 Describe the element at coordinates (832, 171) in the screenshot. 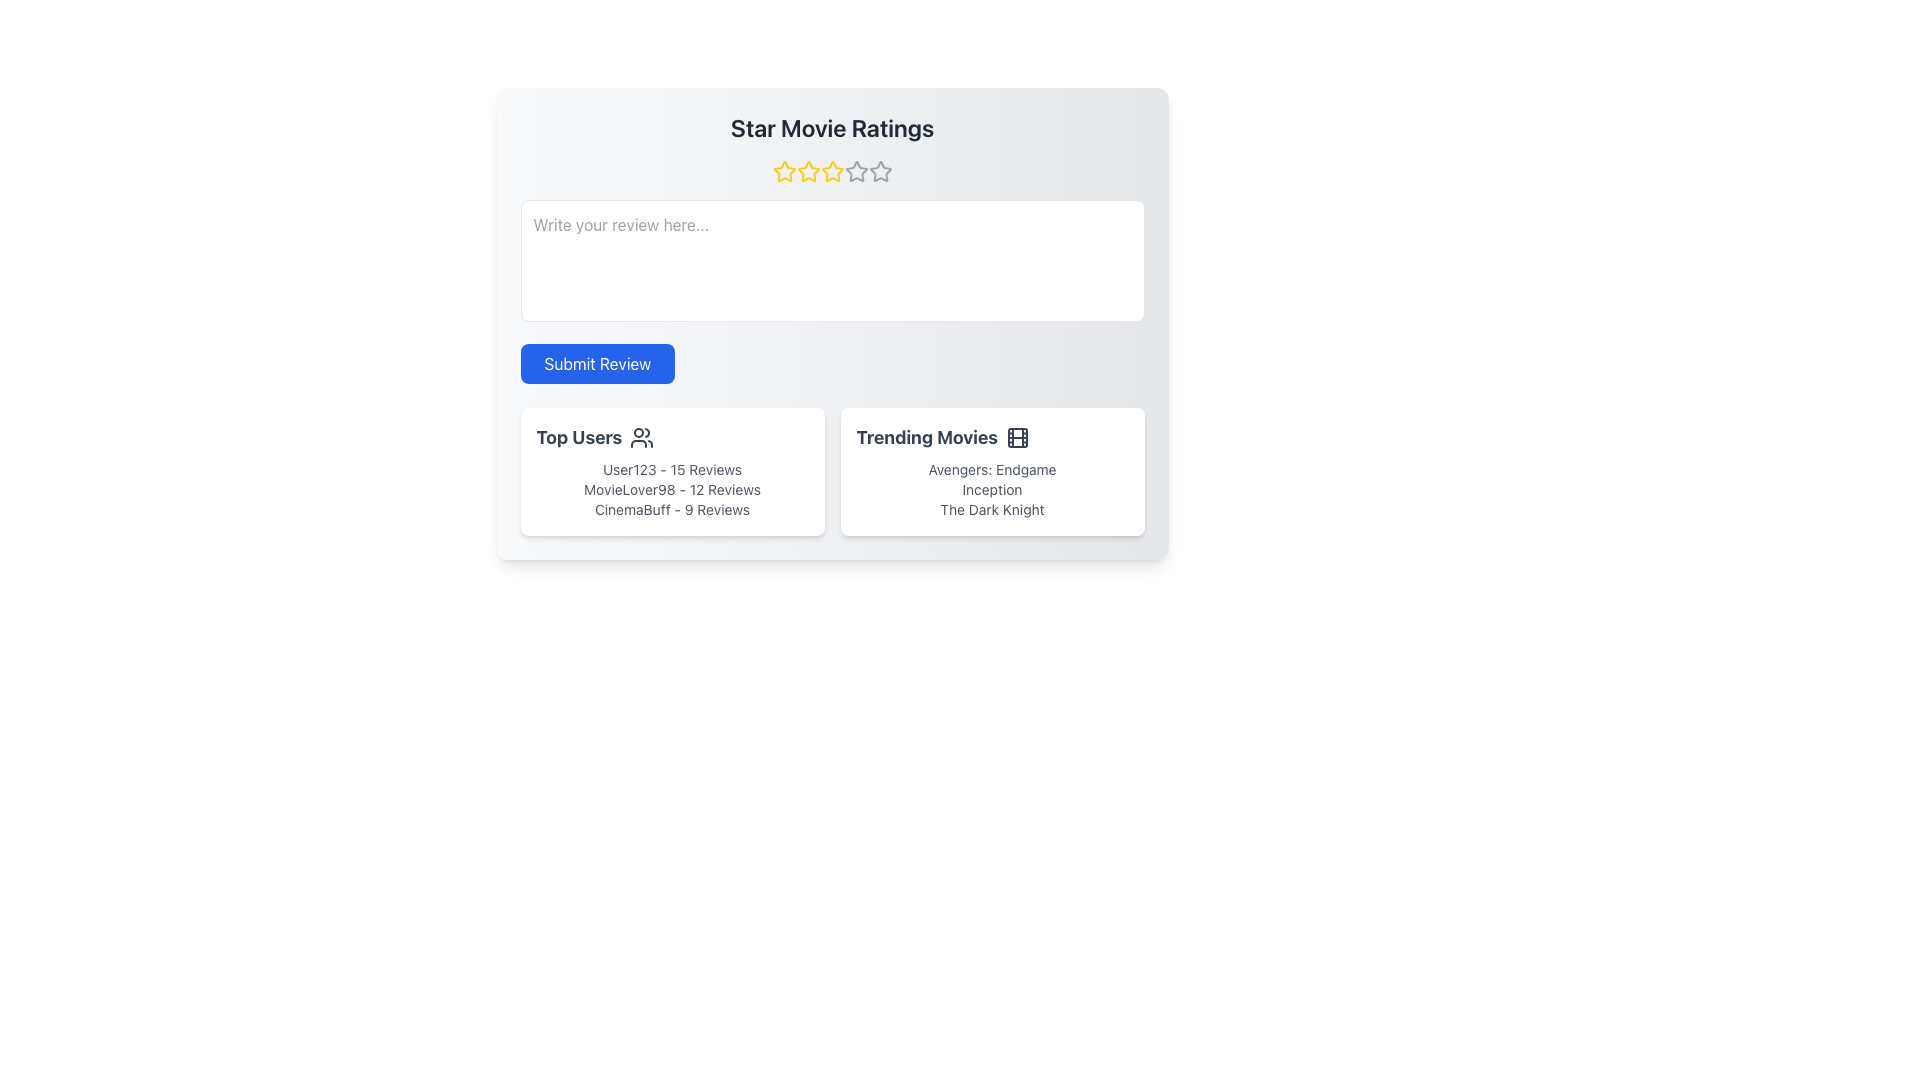

I see `the third yellow star in the rating system` at that location.